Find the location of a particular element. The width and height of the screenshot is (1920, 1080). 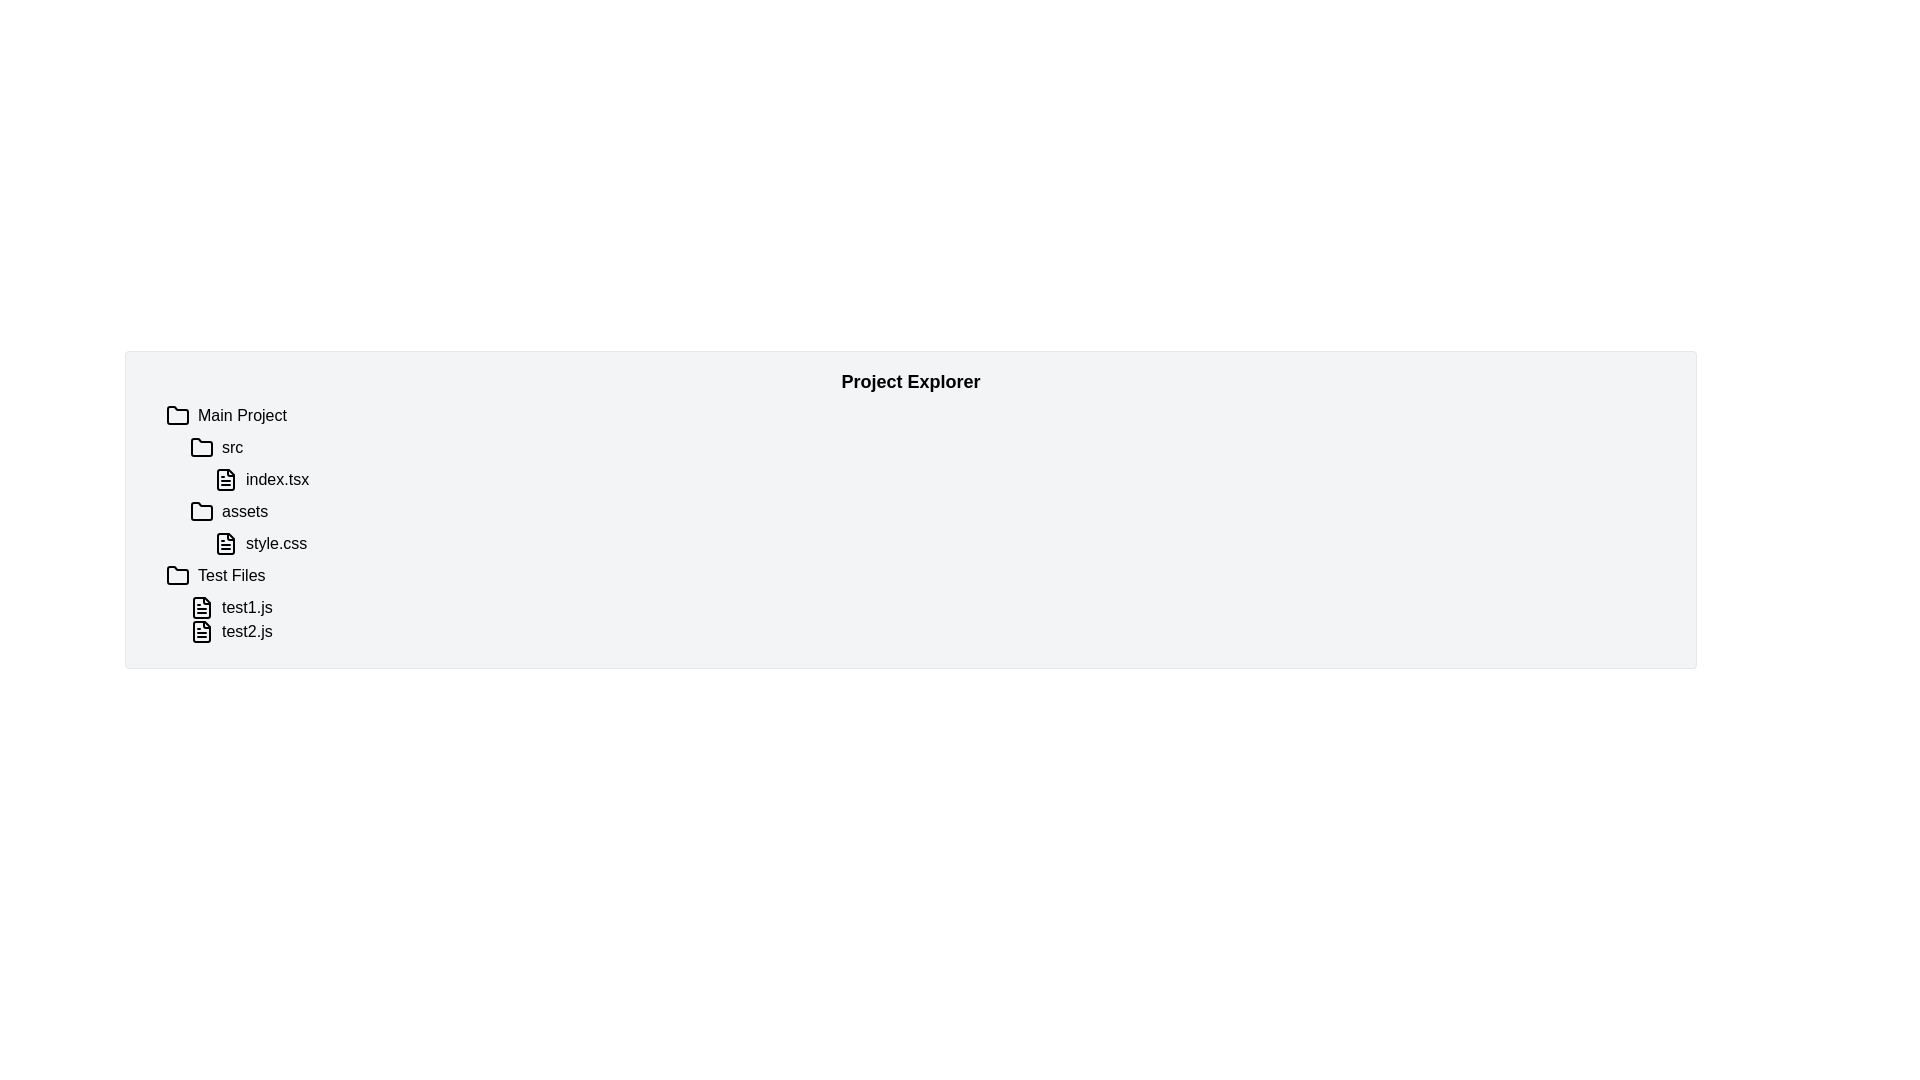

the folder icon representing the 'src' folder is located at coordinates (201, 446).